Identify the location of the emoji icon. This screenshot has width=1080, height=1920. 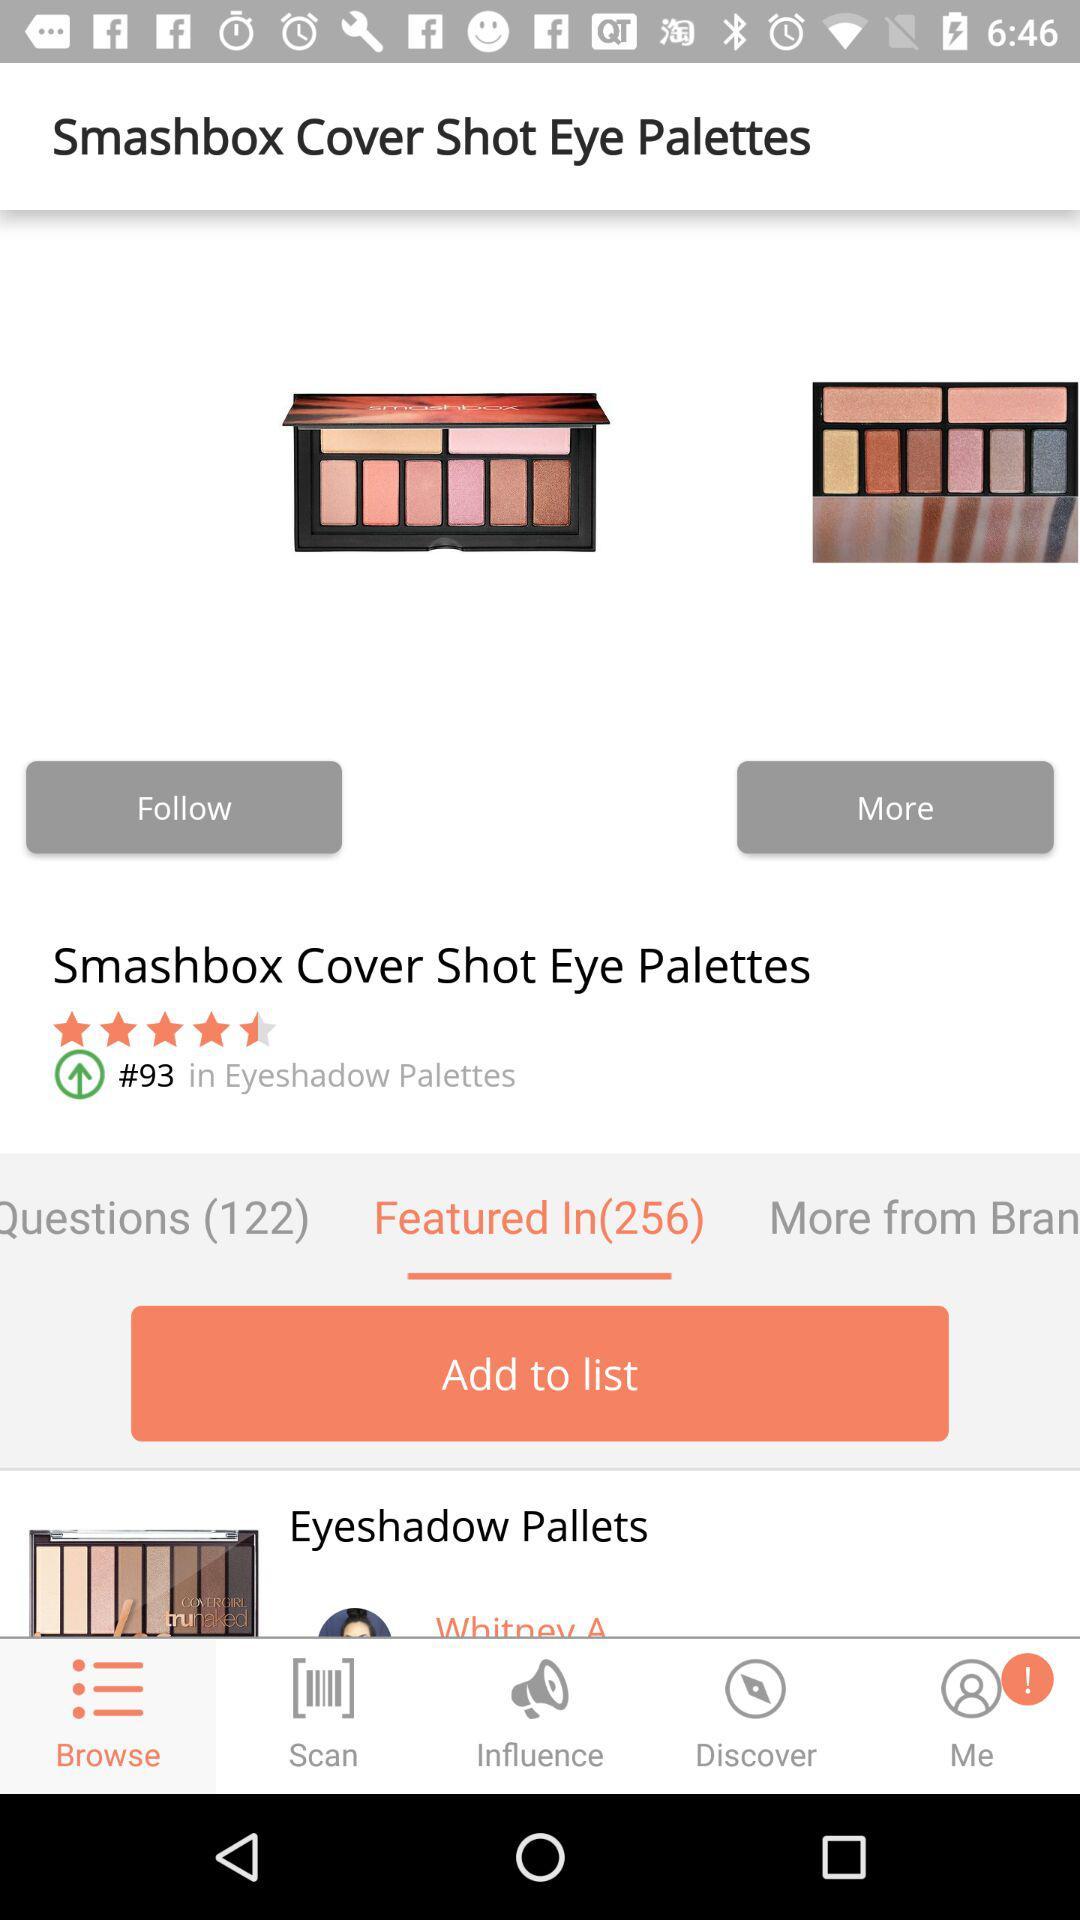
(971, 1715).